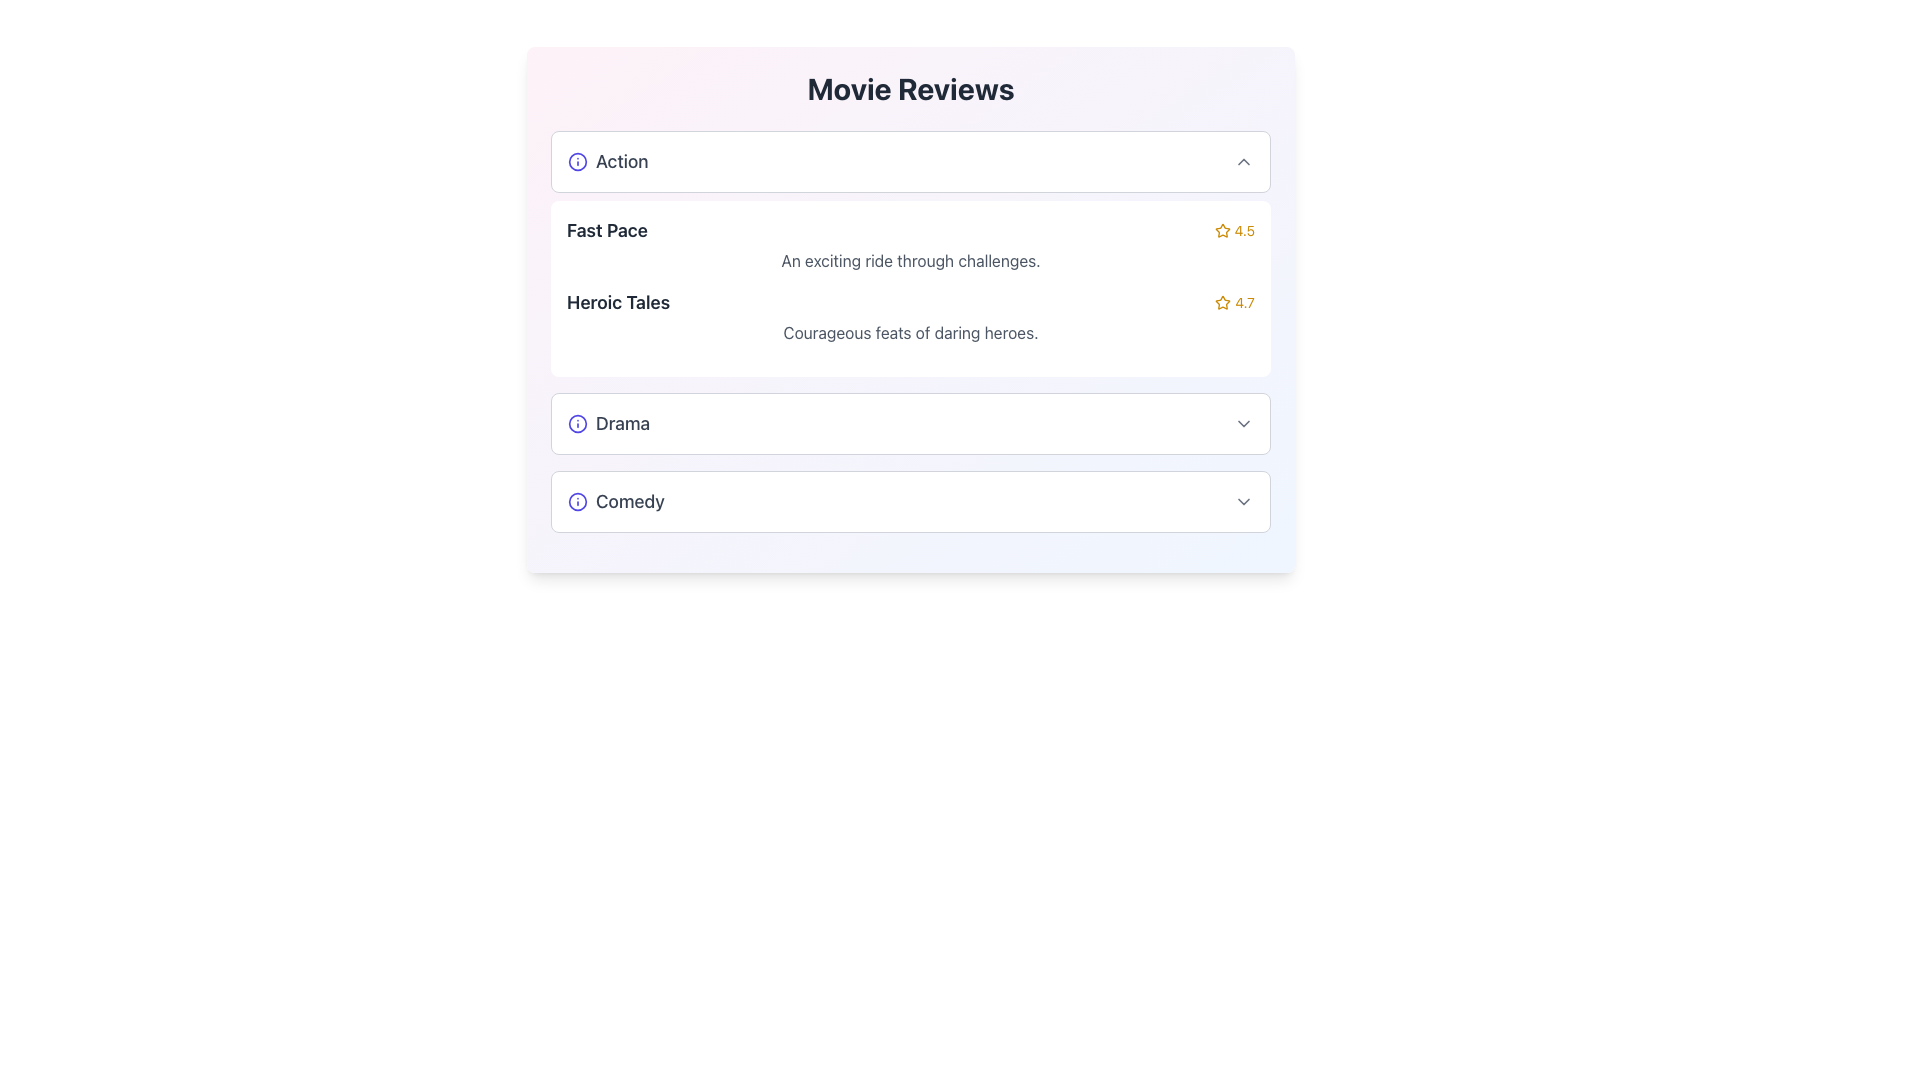  What do you see at coordinates (910, 230) in the screenshot?
I see `the movie title and rating element in the 'Action' category, located at the top before 'Heroic Tales'` at bounding box center [910, 230].